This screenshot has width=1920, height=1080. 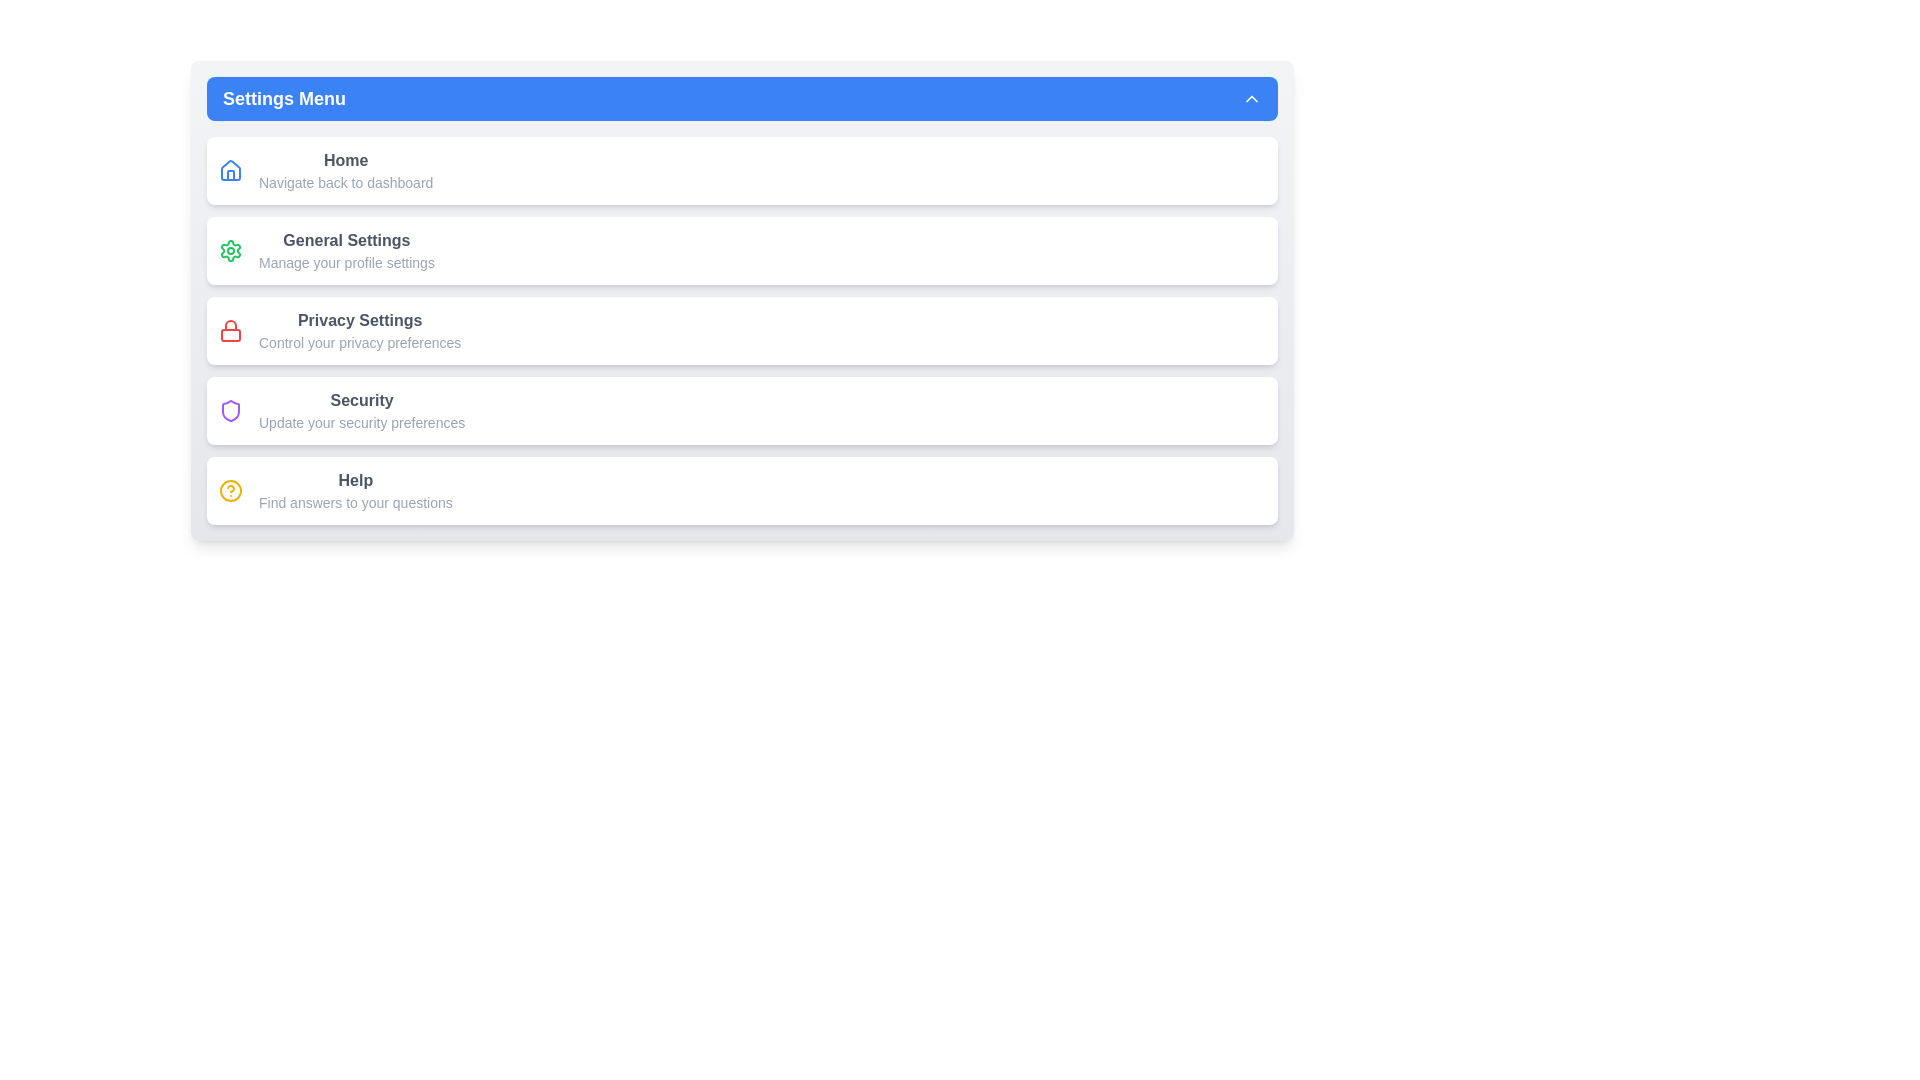 What do you see at coordinates (346, 160) in the screenshot?
I see `the 'Home' text label that serves as a menu item at the top of the vertical menu layout, providing visual indication and navigation back to the dashboard` at bounding box center [346, 160].